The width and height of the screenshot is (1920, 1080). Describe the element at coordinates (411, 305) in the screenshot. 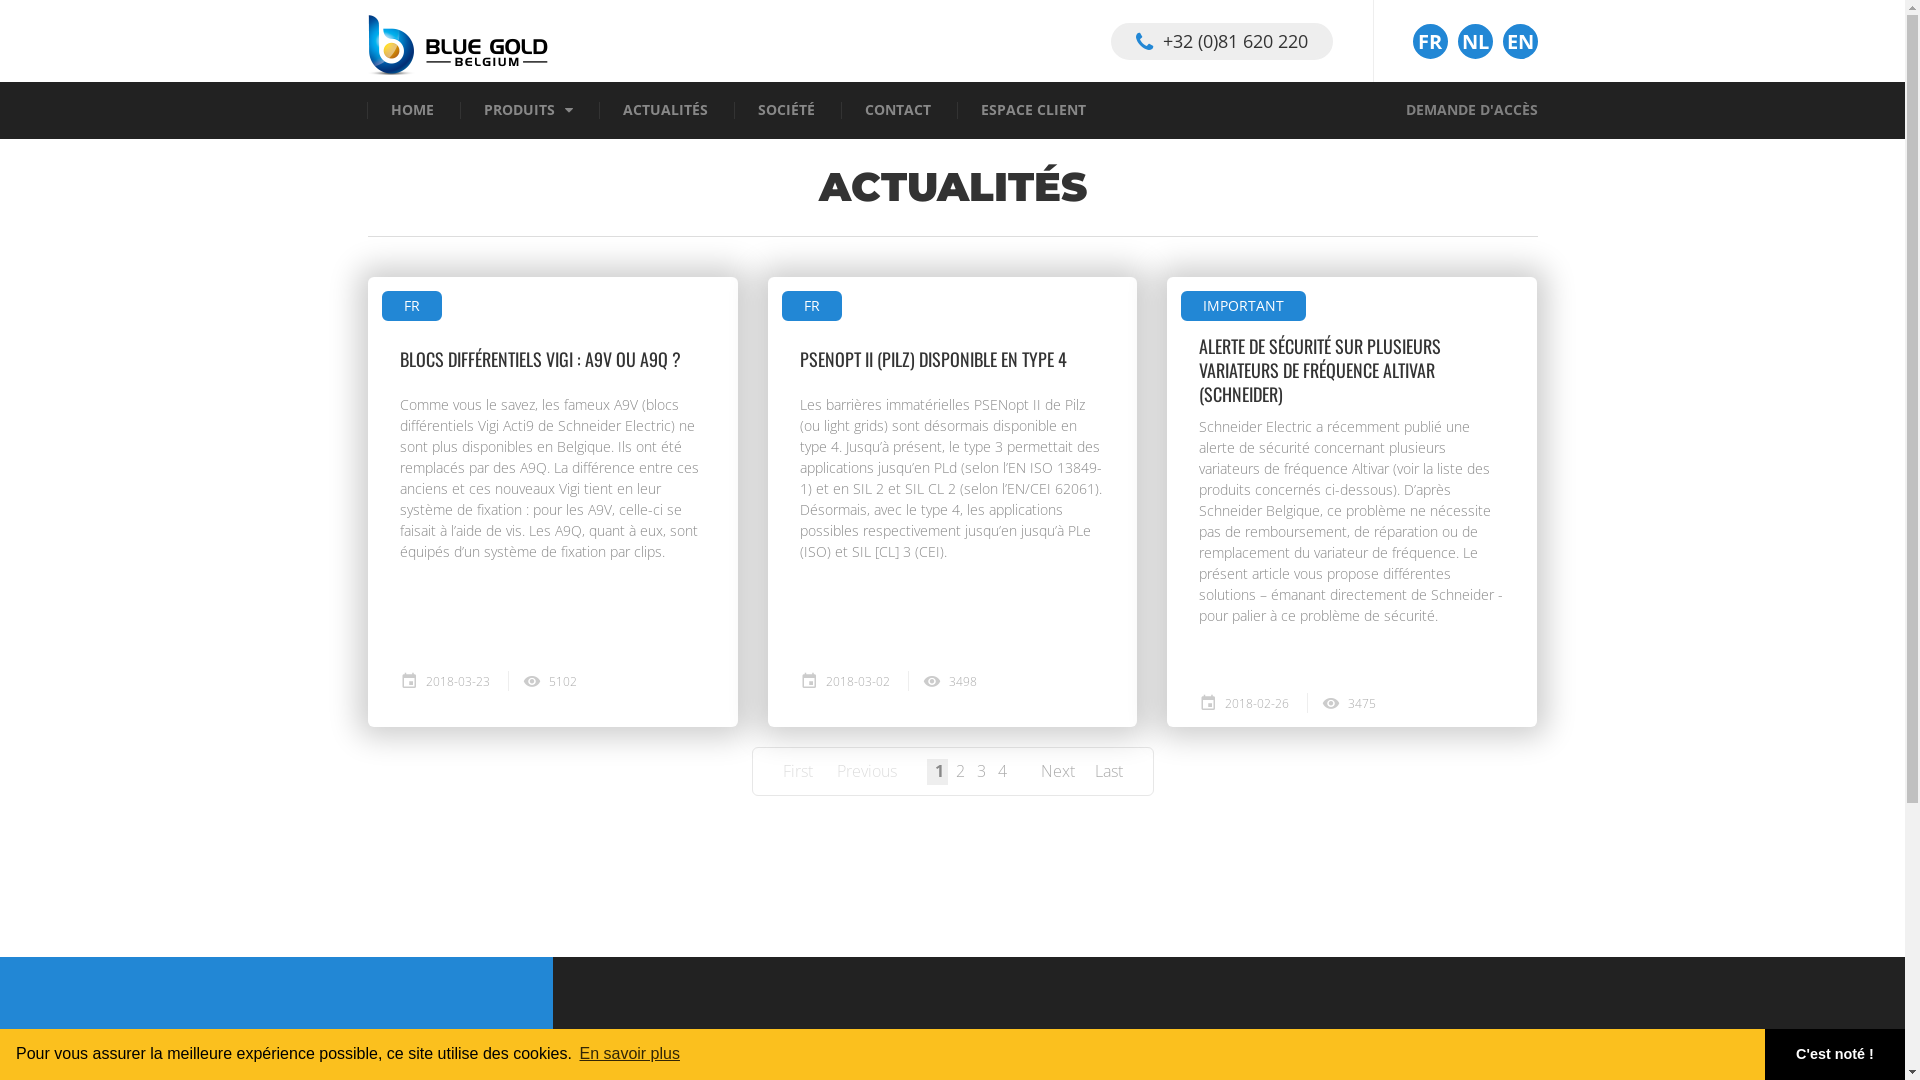

I see `'FR'` at that location.